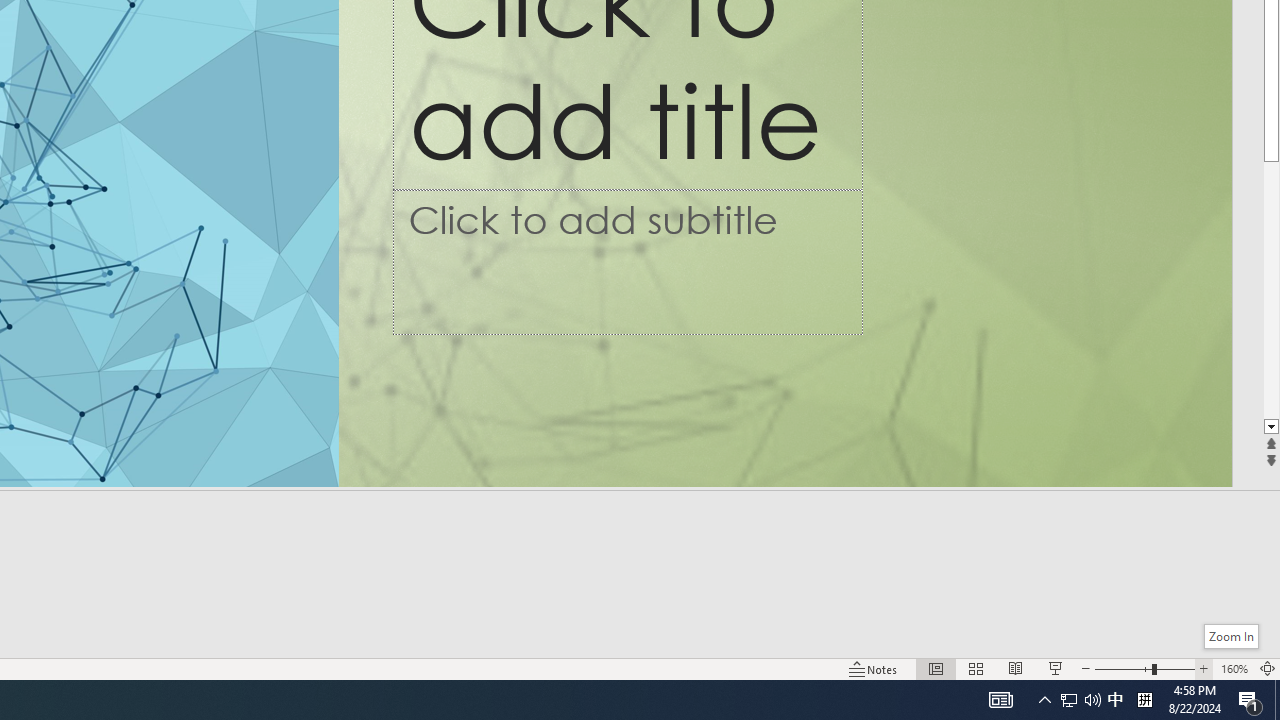 The image size is (1280, 720). What do you see at coordinates (1233, 669) in the screenshot?
I see `'Zoom 160%'` at bounding box center [1233, 669].